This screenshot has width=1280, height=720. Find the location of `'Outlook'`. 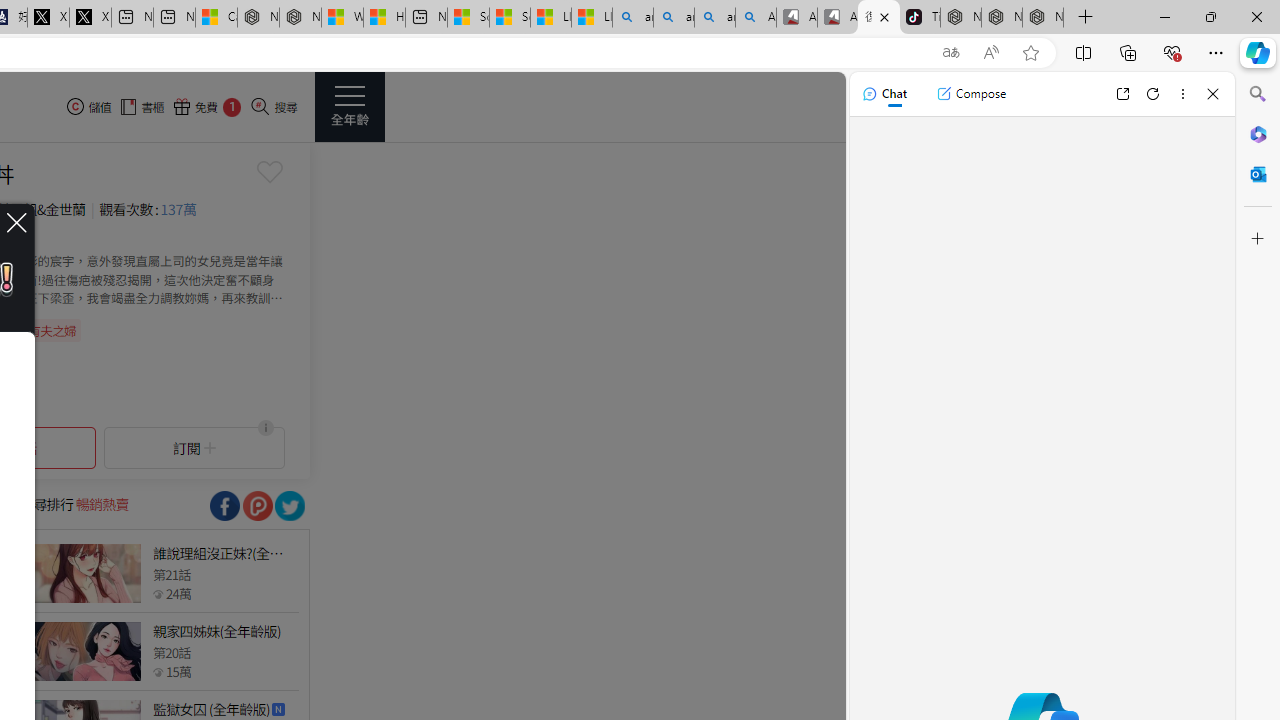

'Outlook' is located at coordinates (1257, 173).